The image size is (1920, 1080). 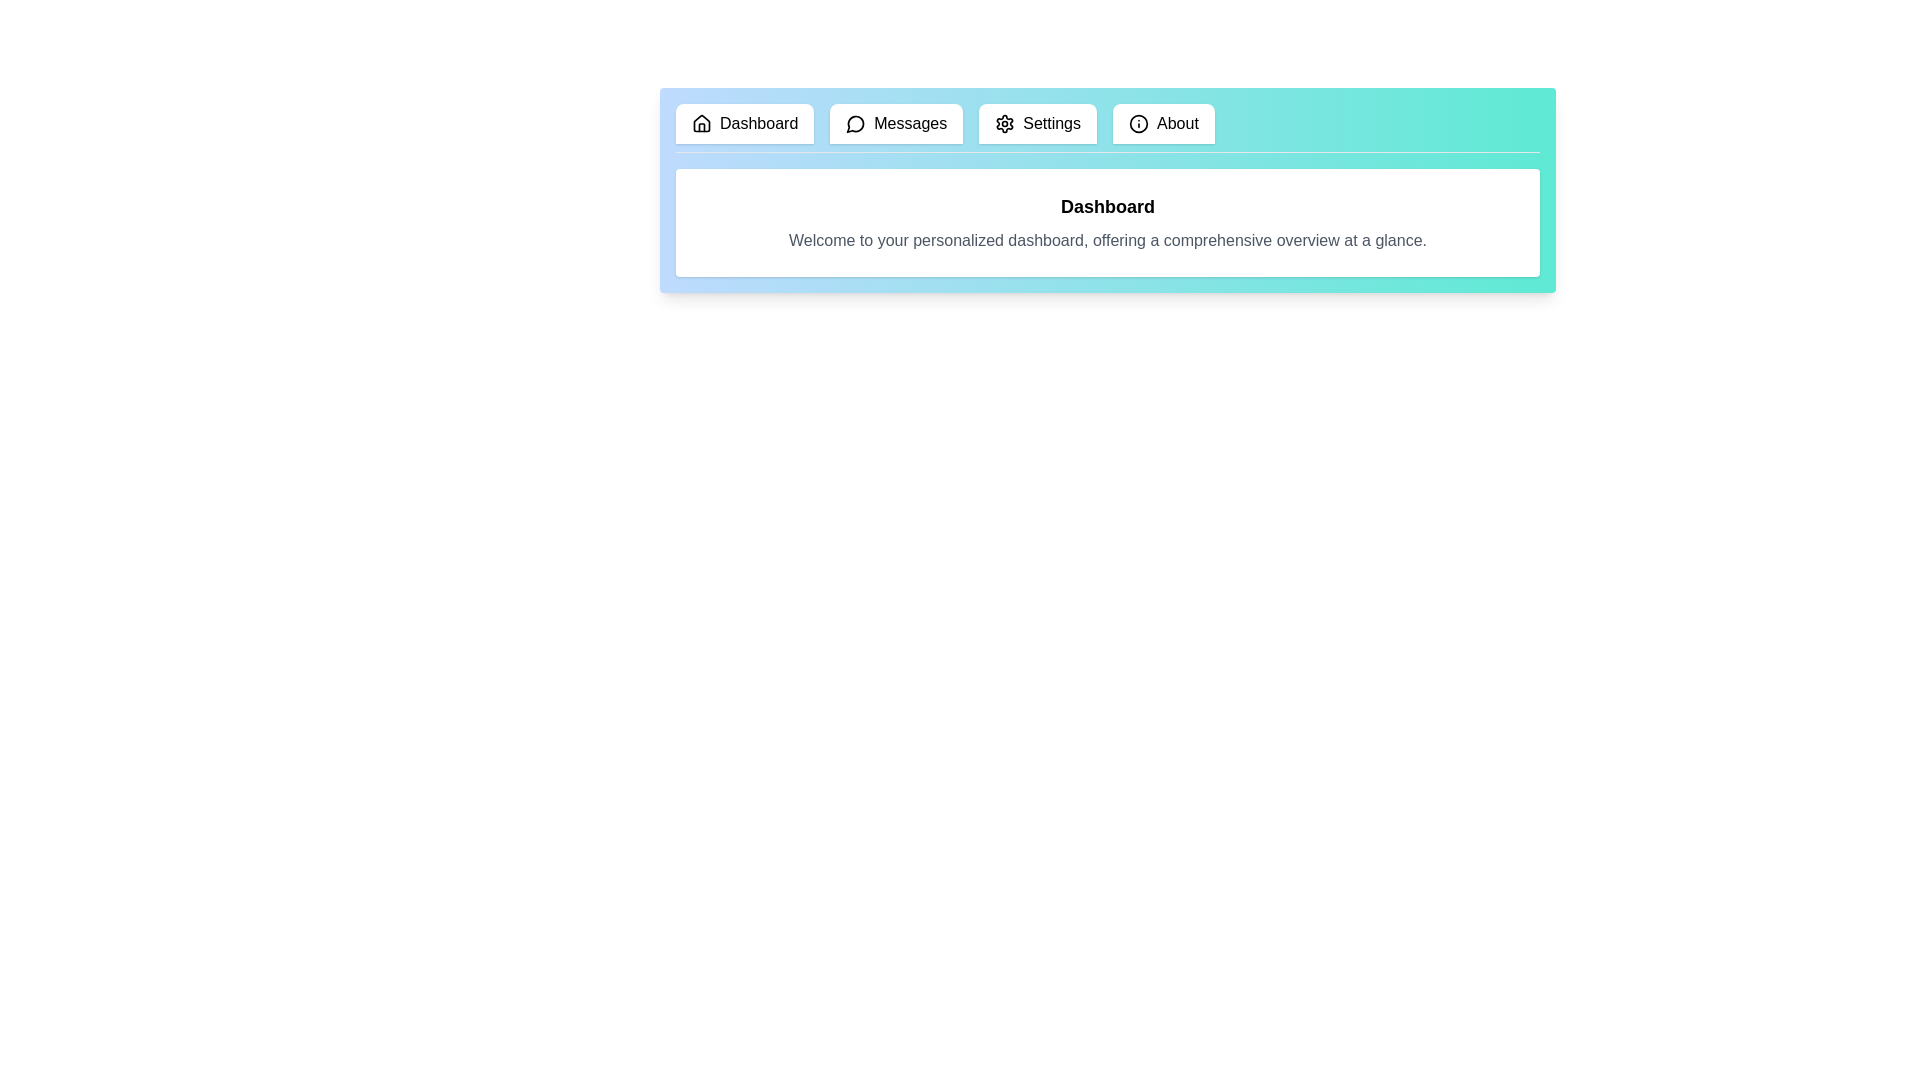 What do you see at coordinates (855, 123) in the screenshot?
I see `the icon of the tab labeled Messages` at bounding box center [855, 123].